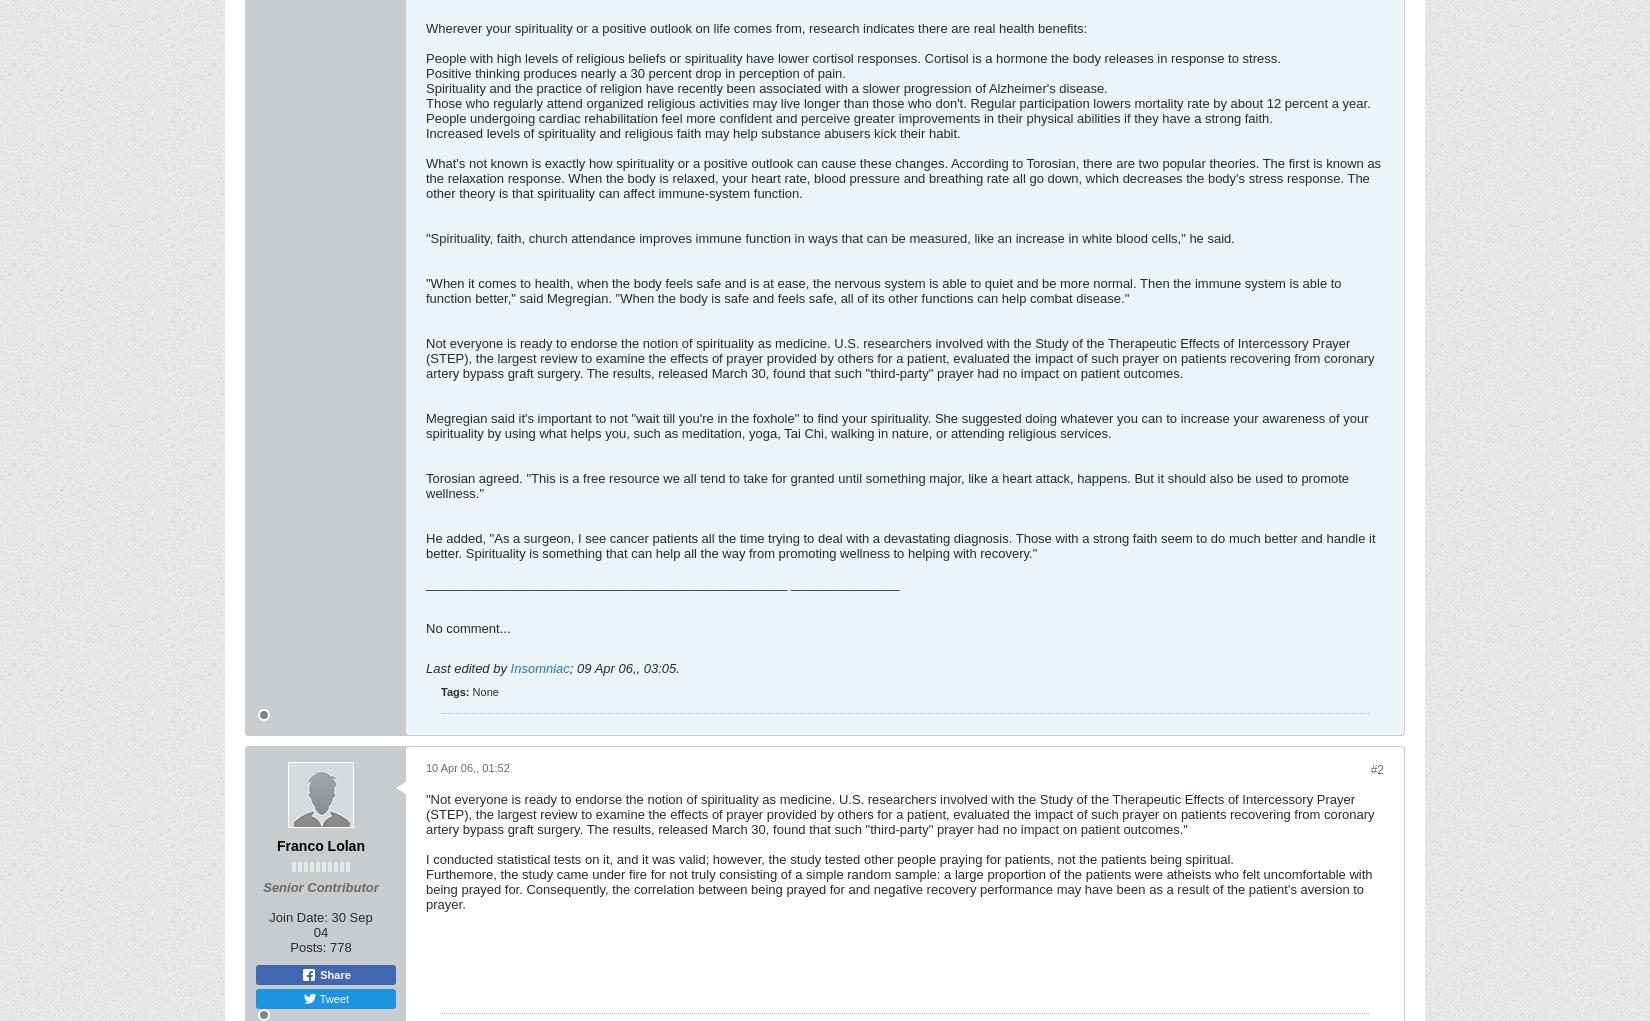 The height and width of the screenshot is (1021, 1650). I want to click on '778', so click(340, 945).